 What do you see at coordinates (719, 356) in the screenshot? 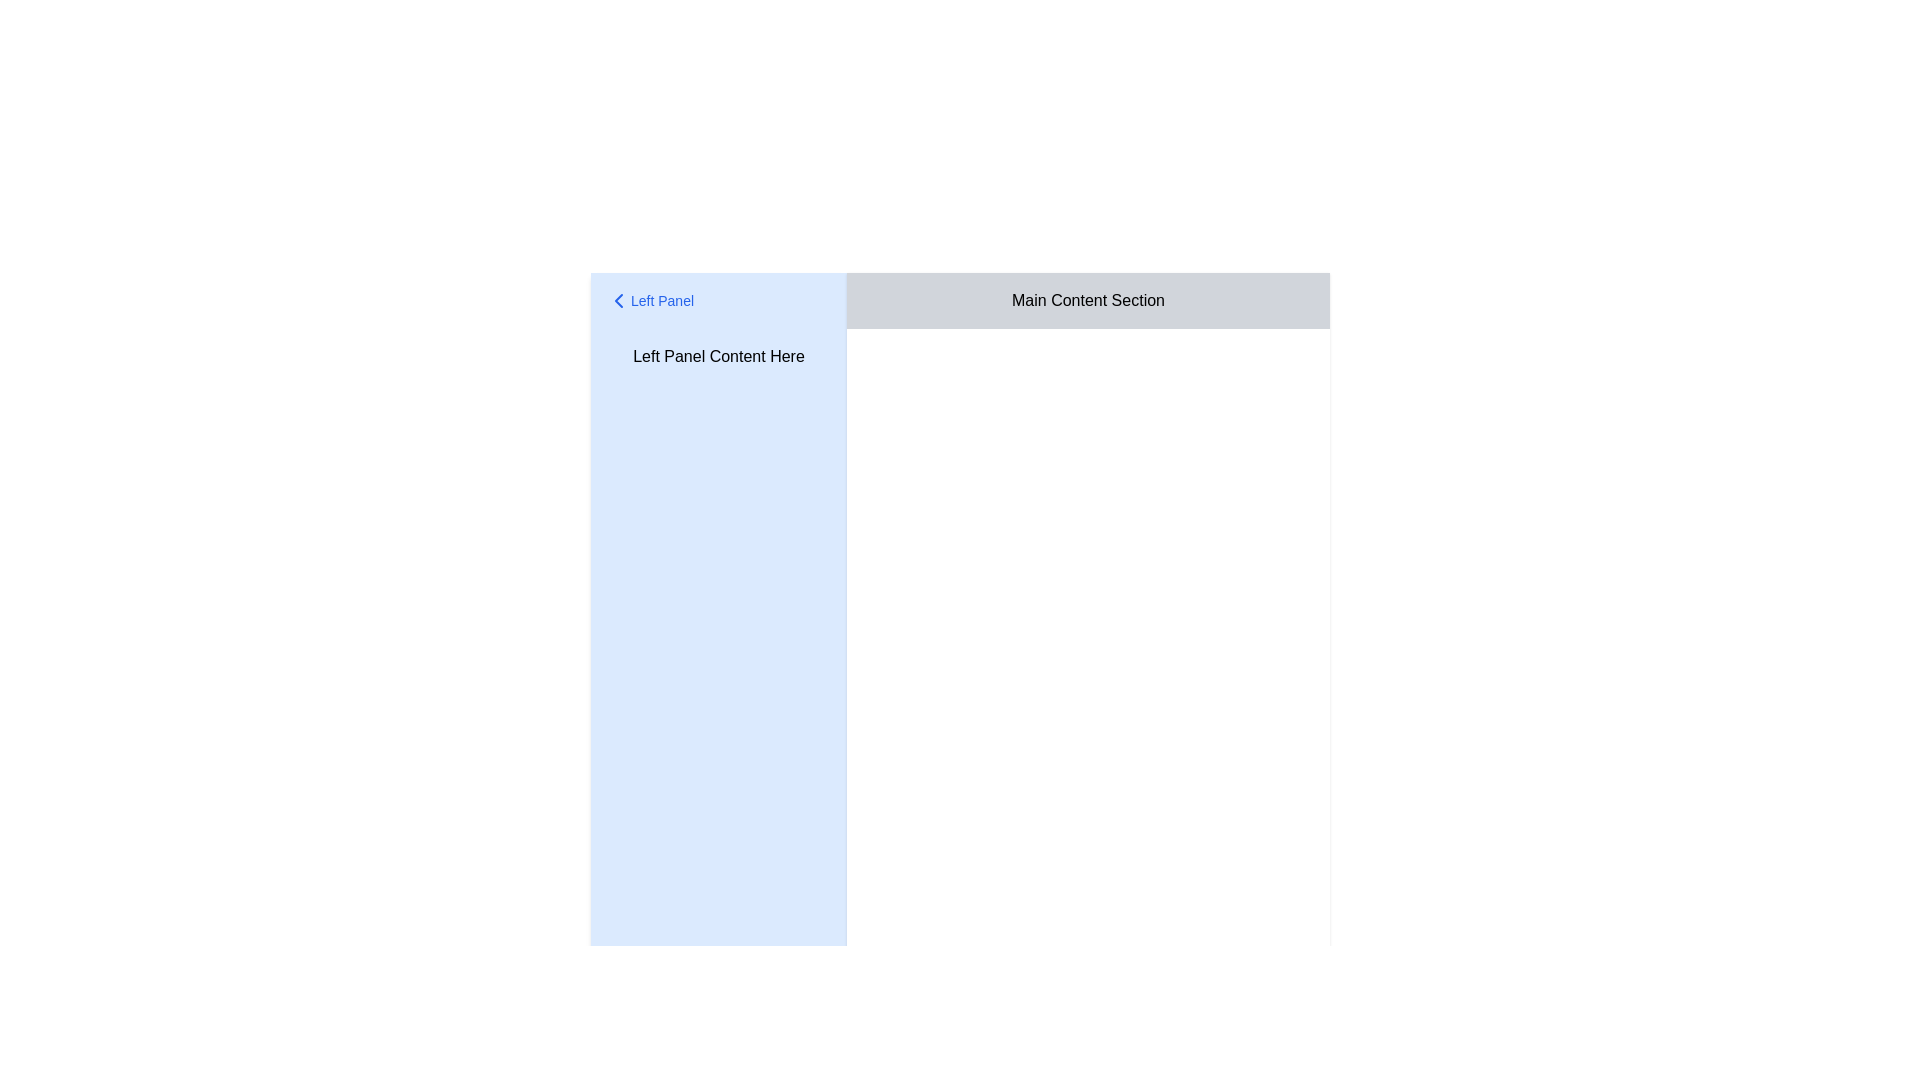
I see `the text label that displays 'Left Panel Content Here', which is located in the left-hand panel of the UI below the 'Left Panel' label` at bounding box center [719, 356].